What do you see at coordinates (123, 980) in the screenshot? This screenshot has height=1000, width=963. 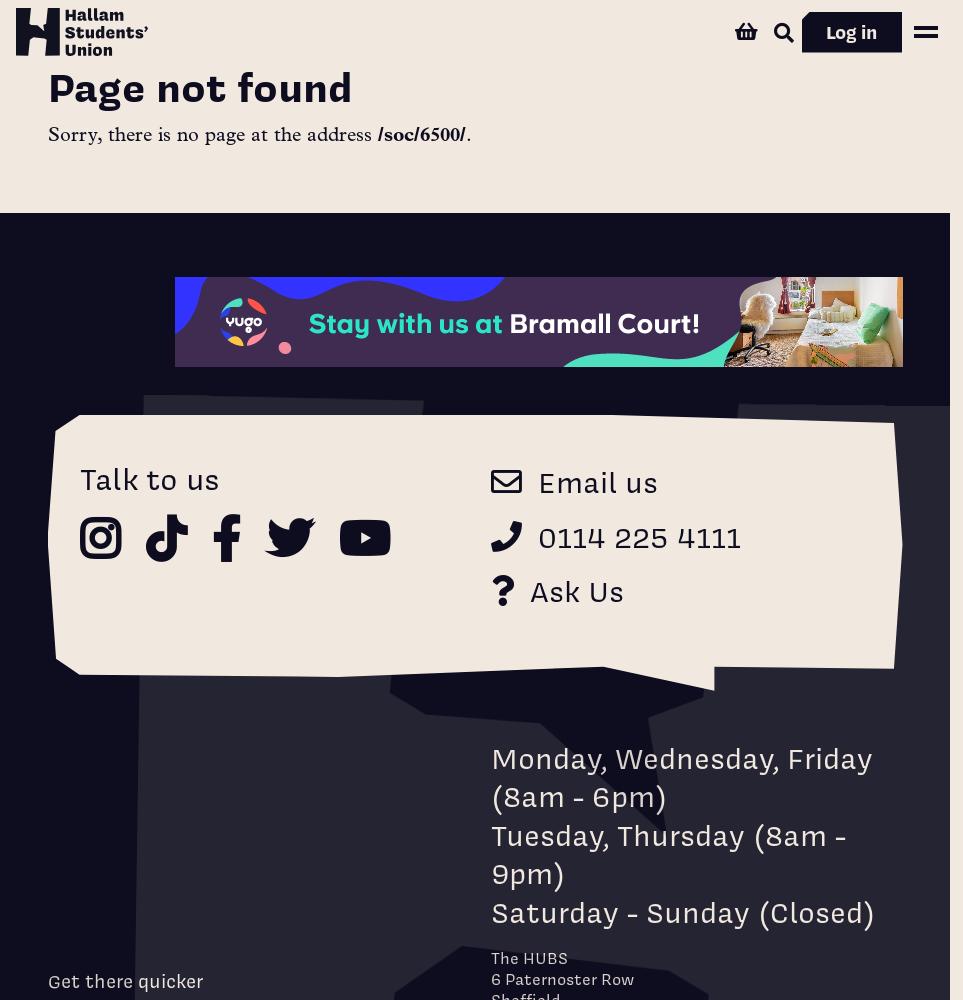 I see `'Get there quicker'` at bounding box center [123, 980].